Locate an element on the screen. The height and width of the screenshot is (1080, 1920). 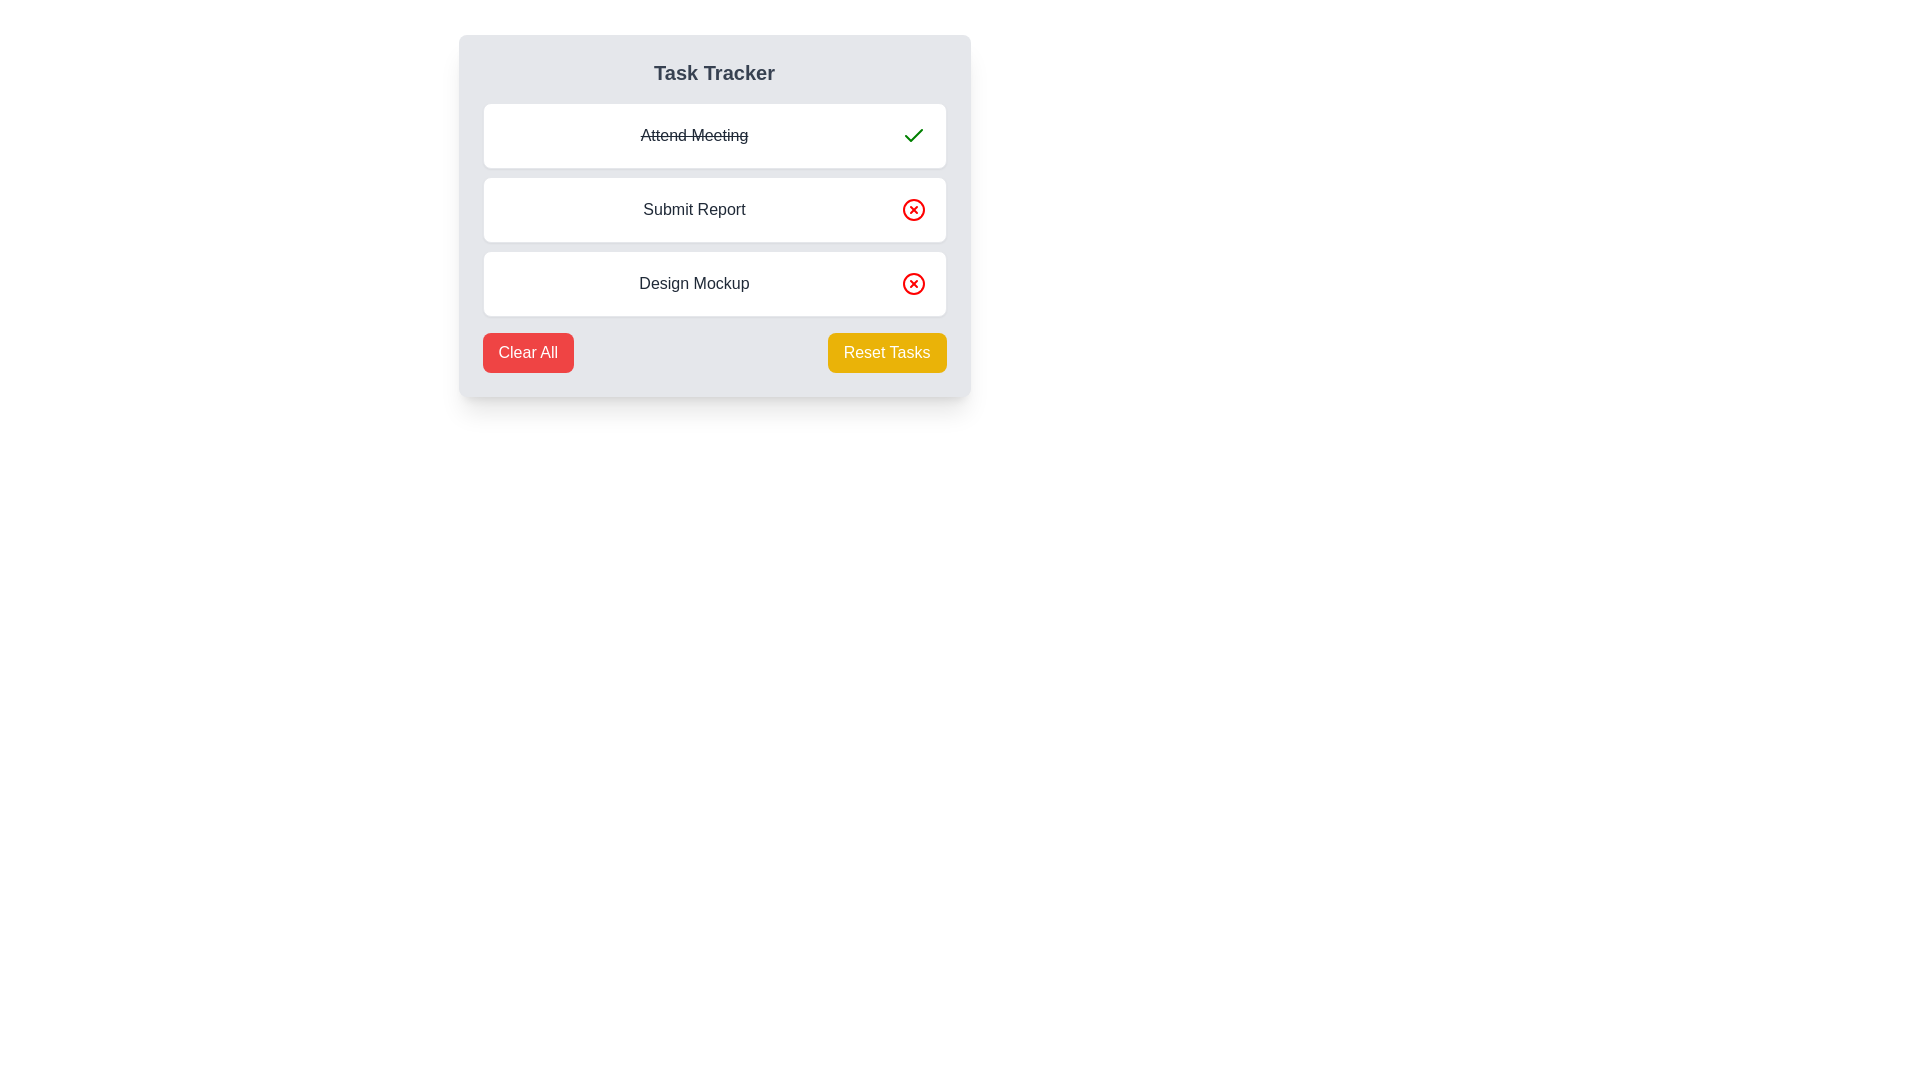
the 'Submit Report' text in the second list item of the task management UI is located at coordinates (714, 209).